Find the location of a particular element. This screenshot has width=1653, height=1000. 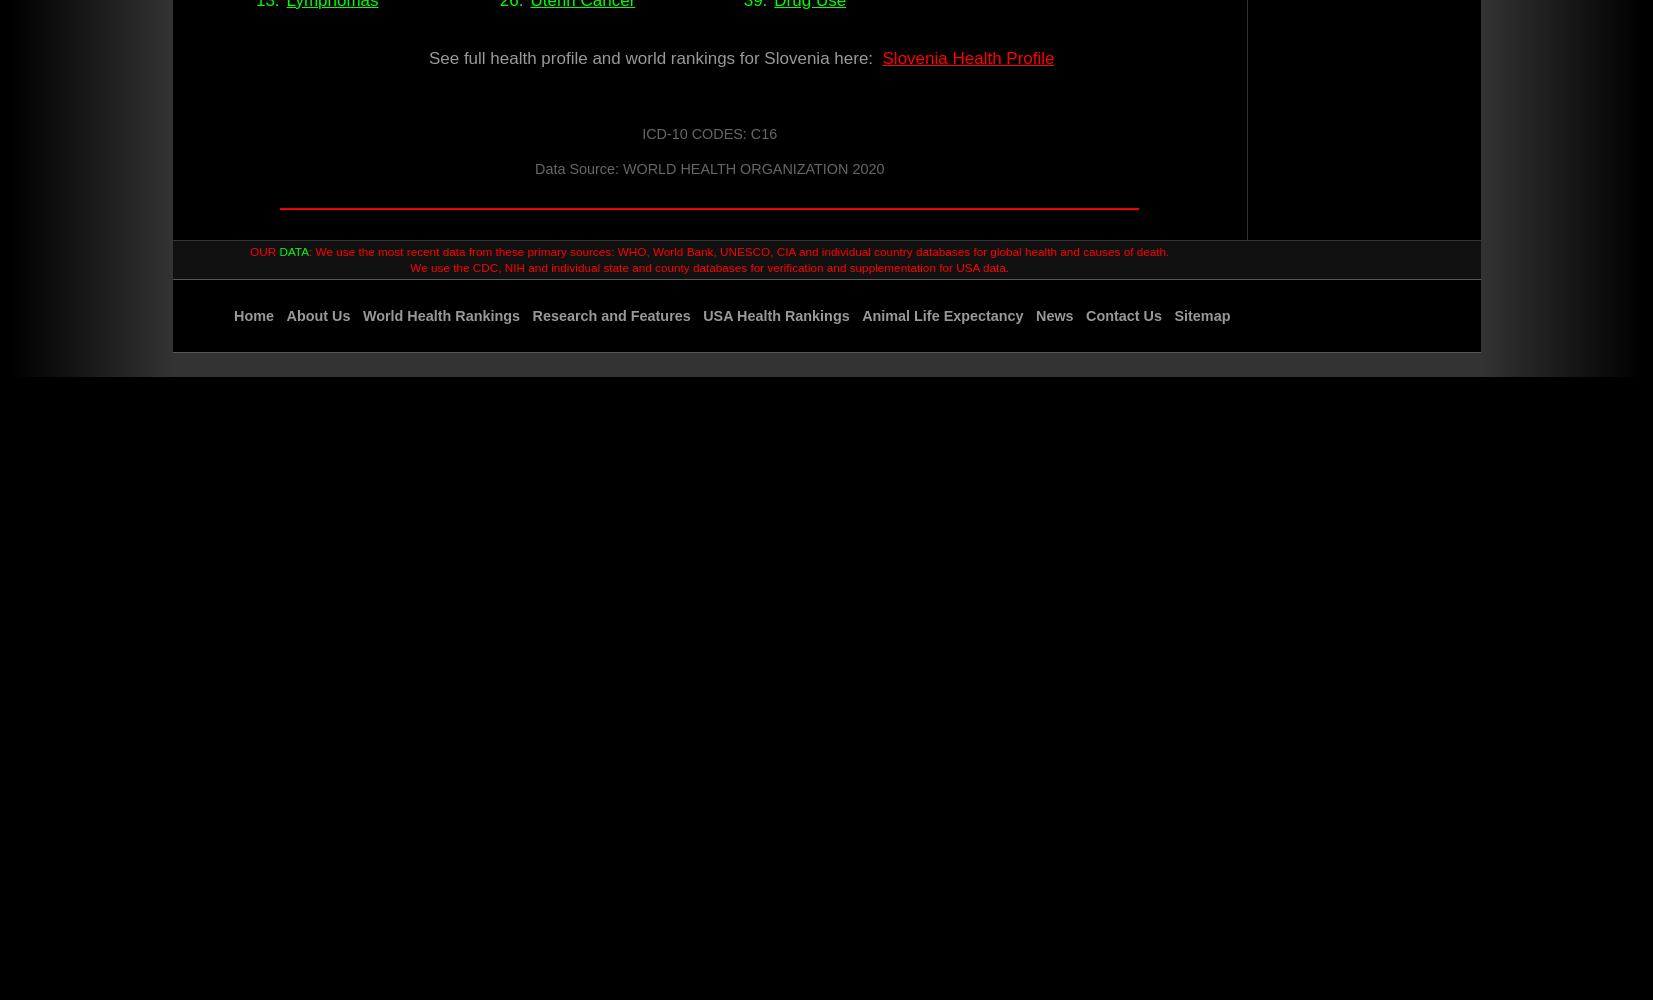

'OUR' is located at coordinates (263, 251).